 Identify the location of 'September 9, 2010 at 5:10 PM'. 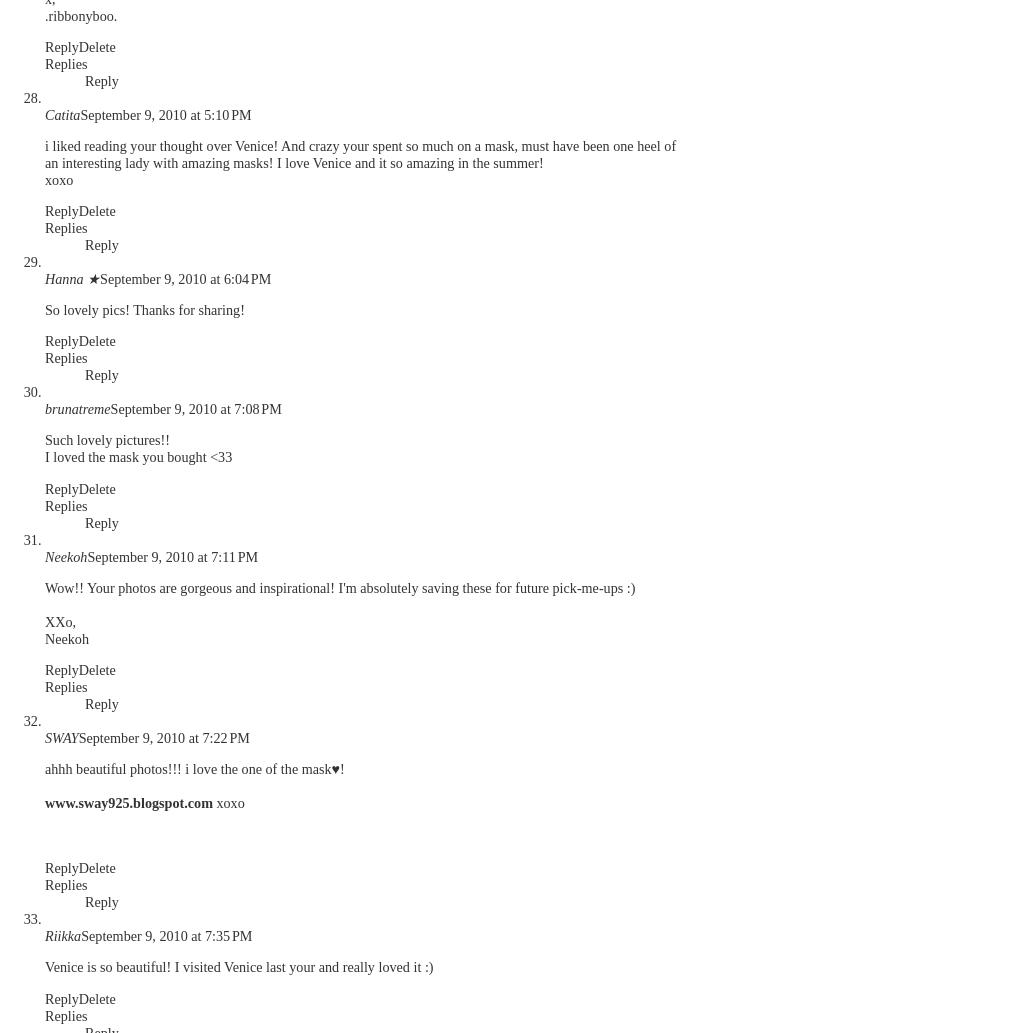
(165, 114).